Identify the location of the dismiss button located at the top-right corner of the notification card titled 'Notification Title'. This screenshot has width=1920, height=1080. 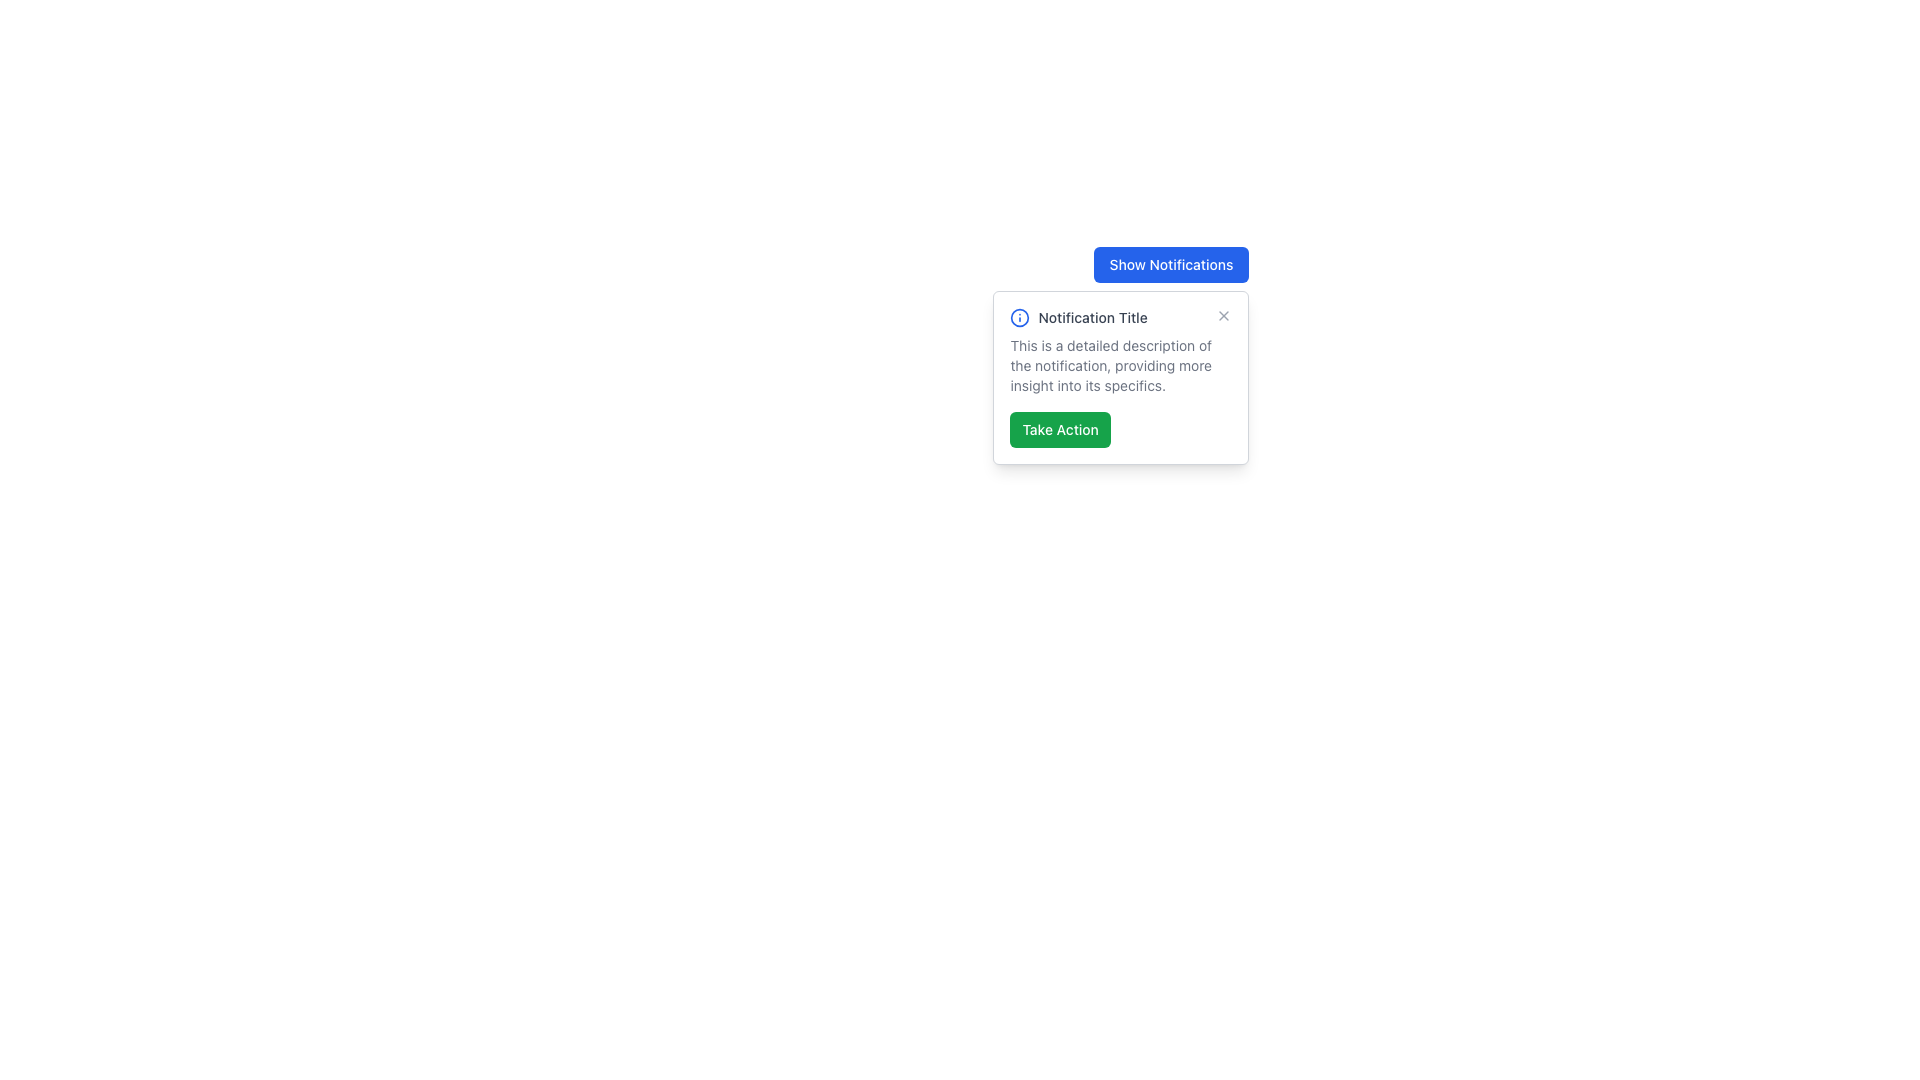
(1223, 315).